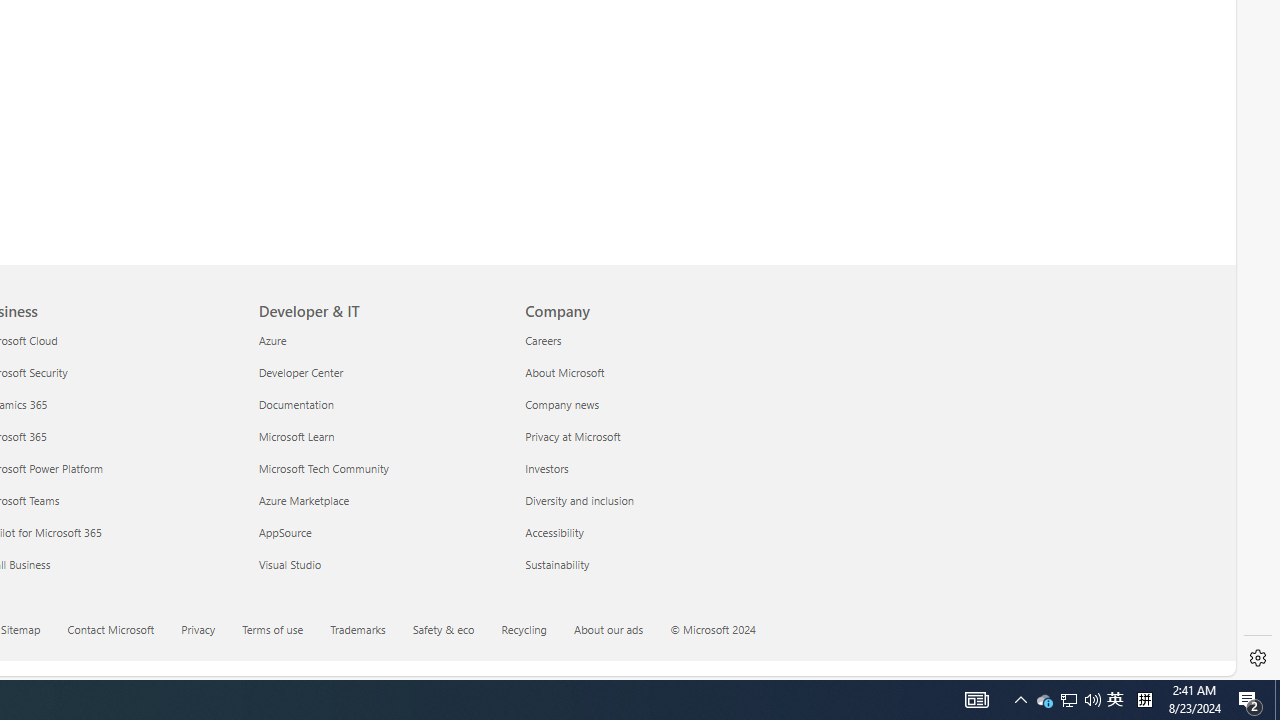 This screenshot has height=720, width=1280. I want to click on 'Developer Center Developer & IT', so click(300, 372).